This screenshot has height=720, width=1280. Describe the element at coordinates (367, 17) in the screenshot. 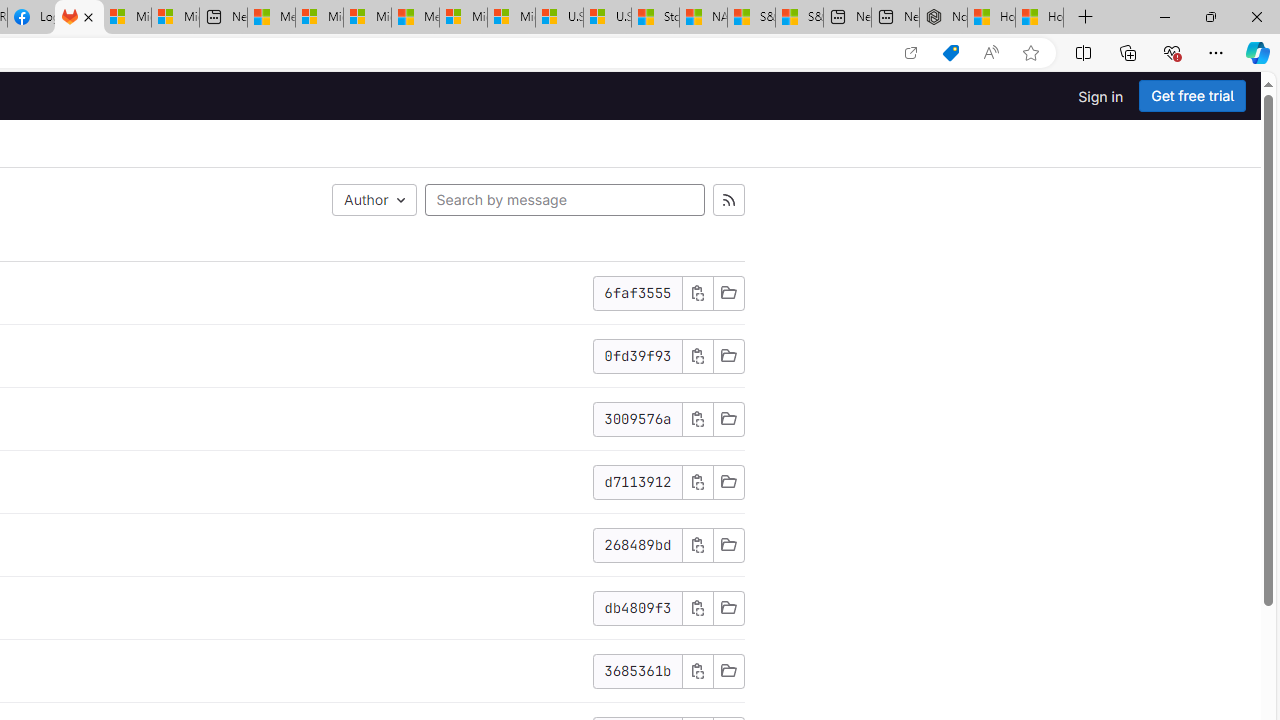

I see `'Microsoft account | Home'` at that location.